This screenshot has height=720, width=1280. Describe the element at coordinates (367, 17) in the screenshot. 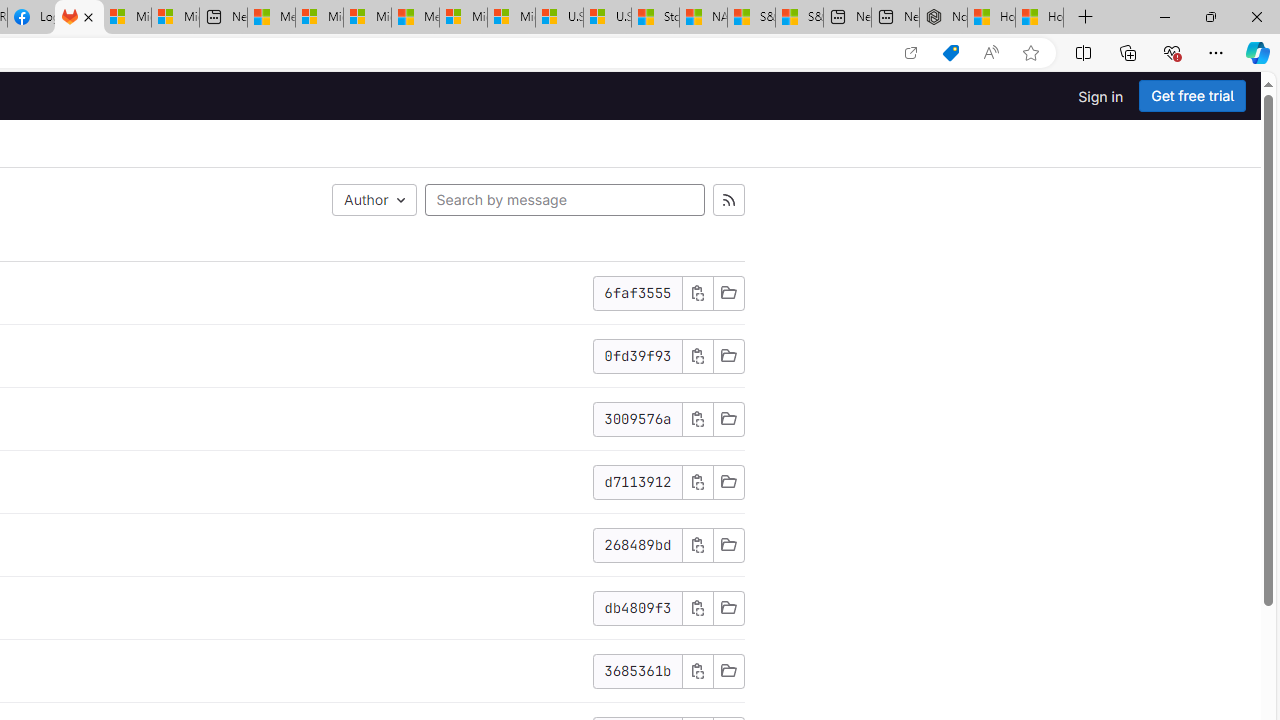

I see `'Microsoft account | Home'` at that location.